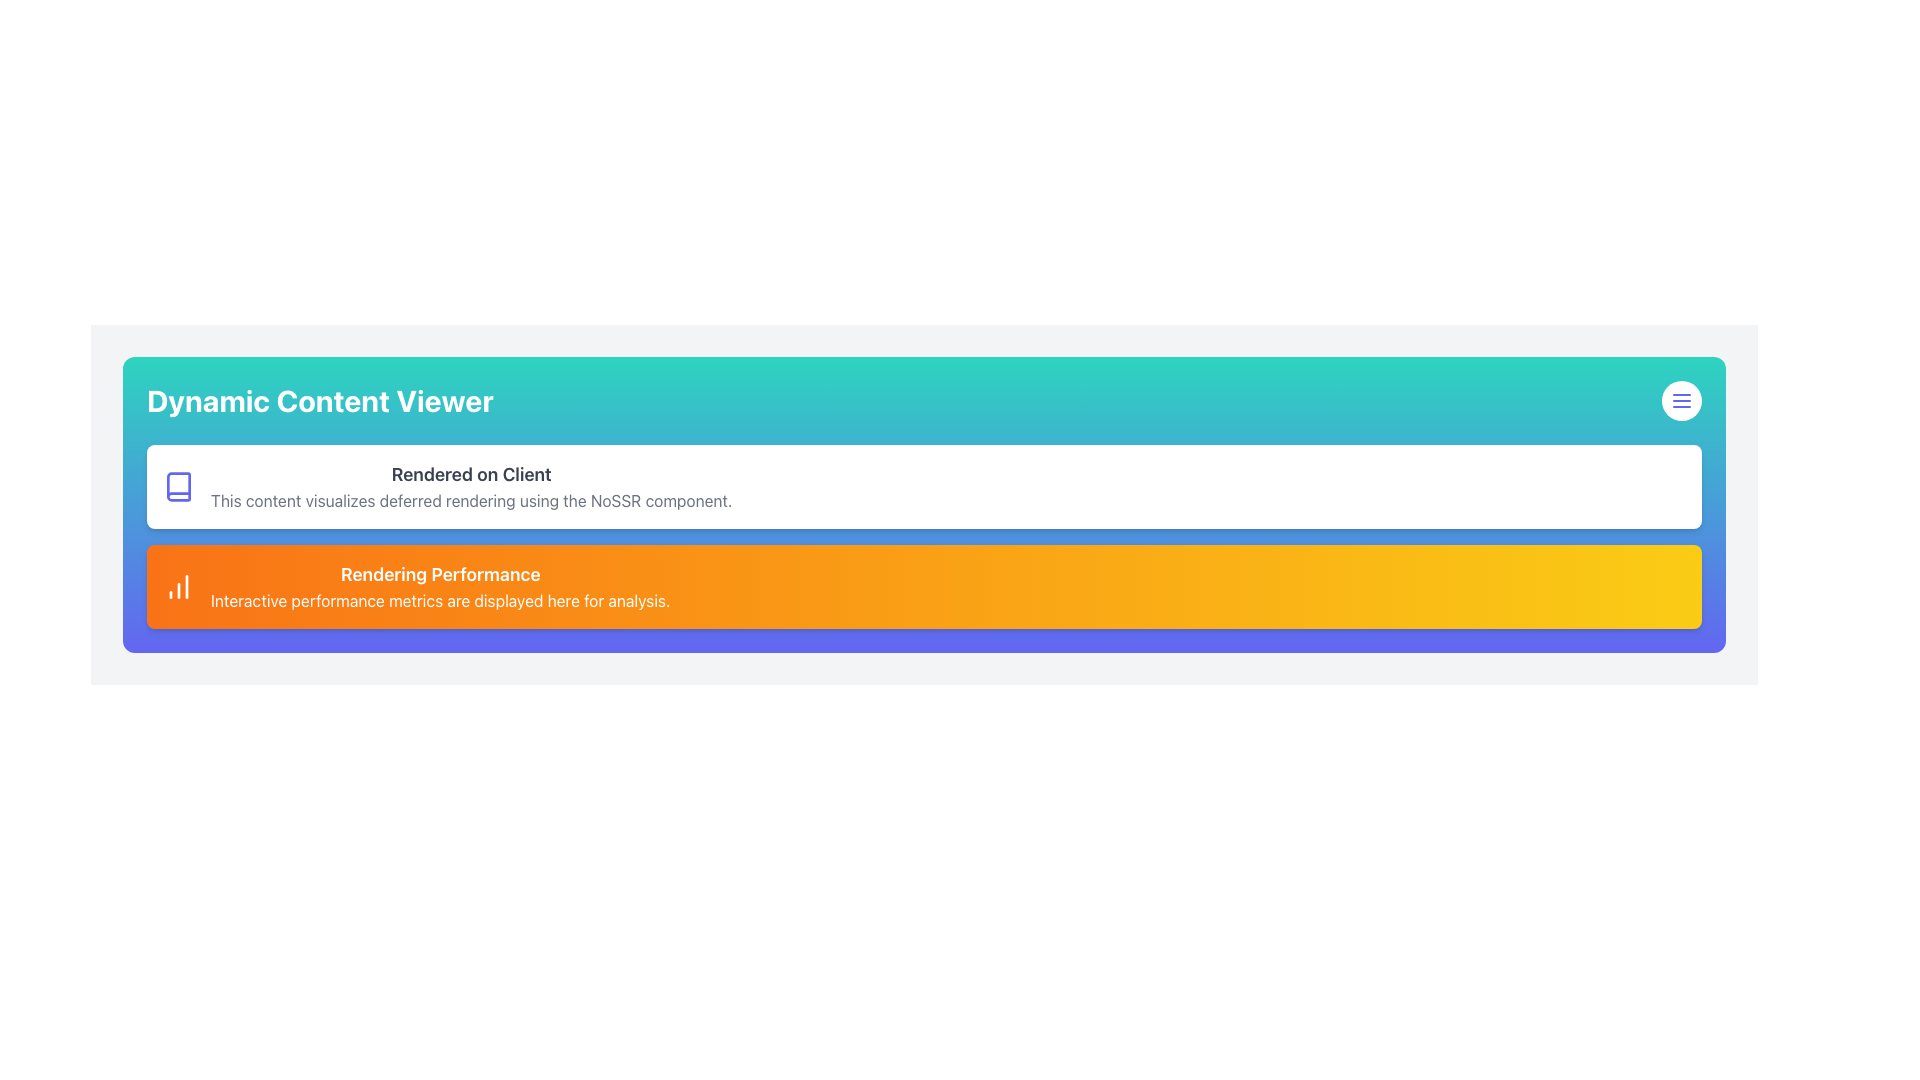 This screenshot has width=1920, height=1080. I want to click on the circular button with a white background and indigo text, featuring a menu icon, located in the top-right corner of the 'Dynamic Content Viewer' section, so click(1680, 401).